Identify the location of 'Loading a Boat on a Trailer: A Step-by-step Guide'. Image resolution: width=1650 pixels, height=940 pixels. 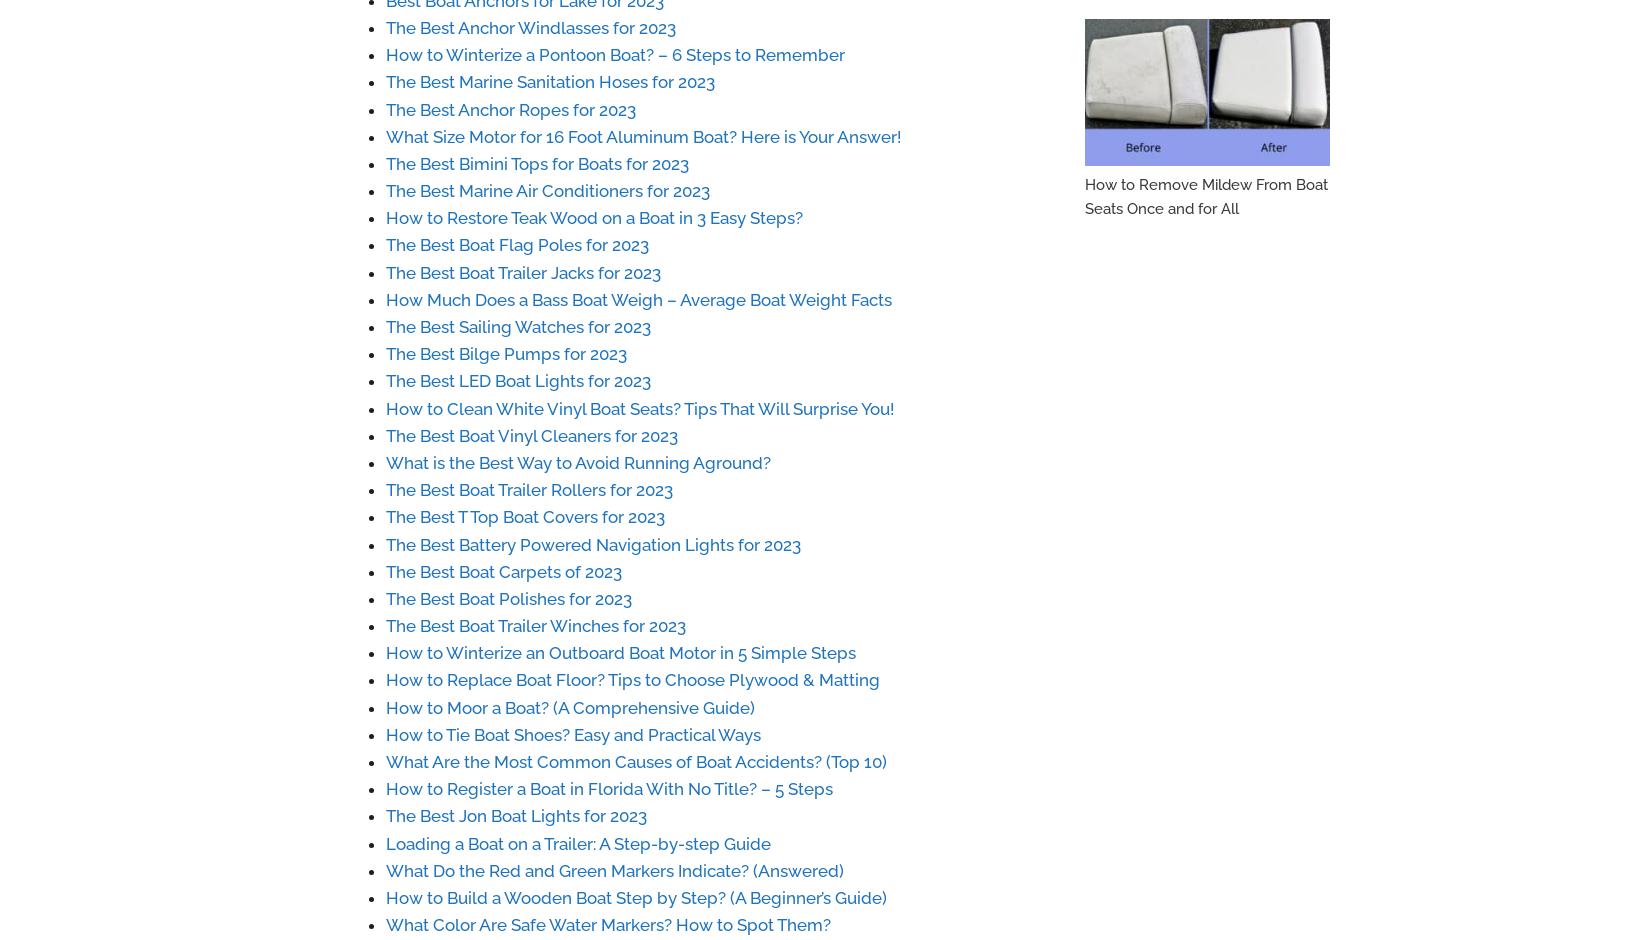
(577, 841).